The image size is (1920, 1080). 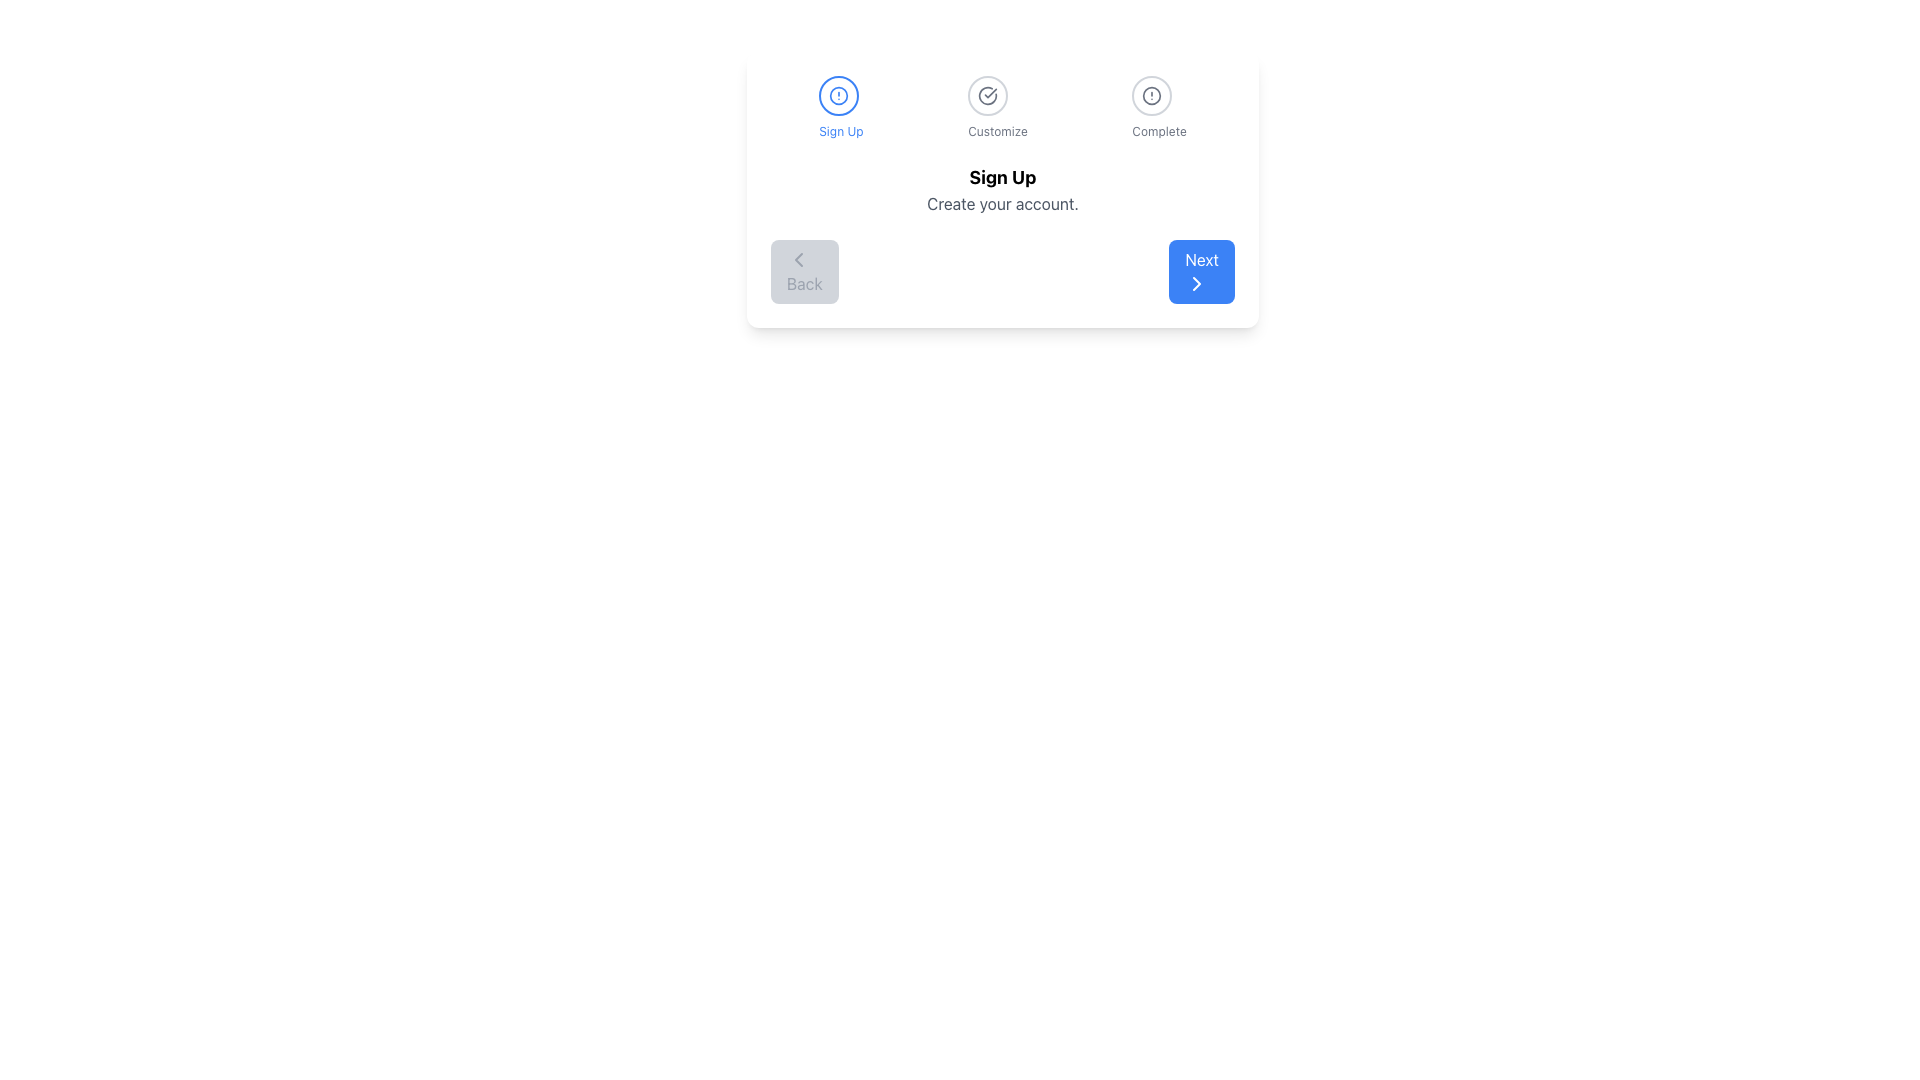 What do you see at coordinates (1159, 131) in the screenshot?
I see `the text label that identifies the third step in the navigation process, which is centrally positioned below the rightmost circular icon in a set of three horizontally arranged icons` at bounding box center [1159, 131].